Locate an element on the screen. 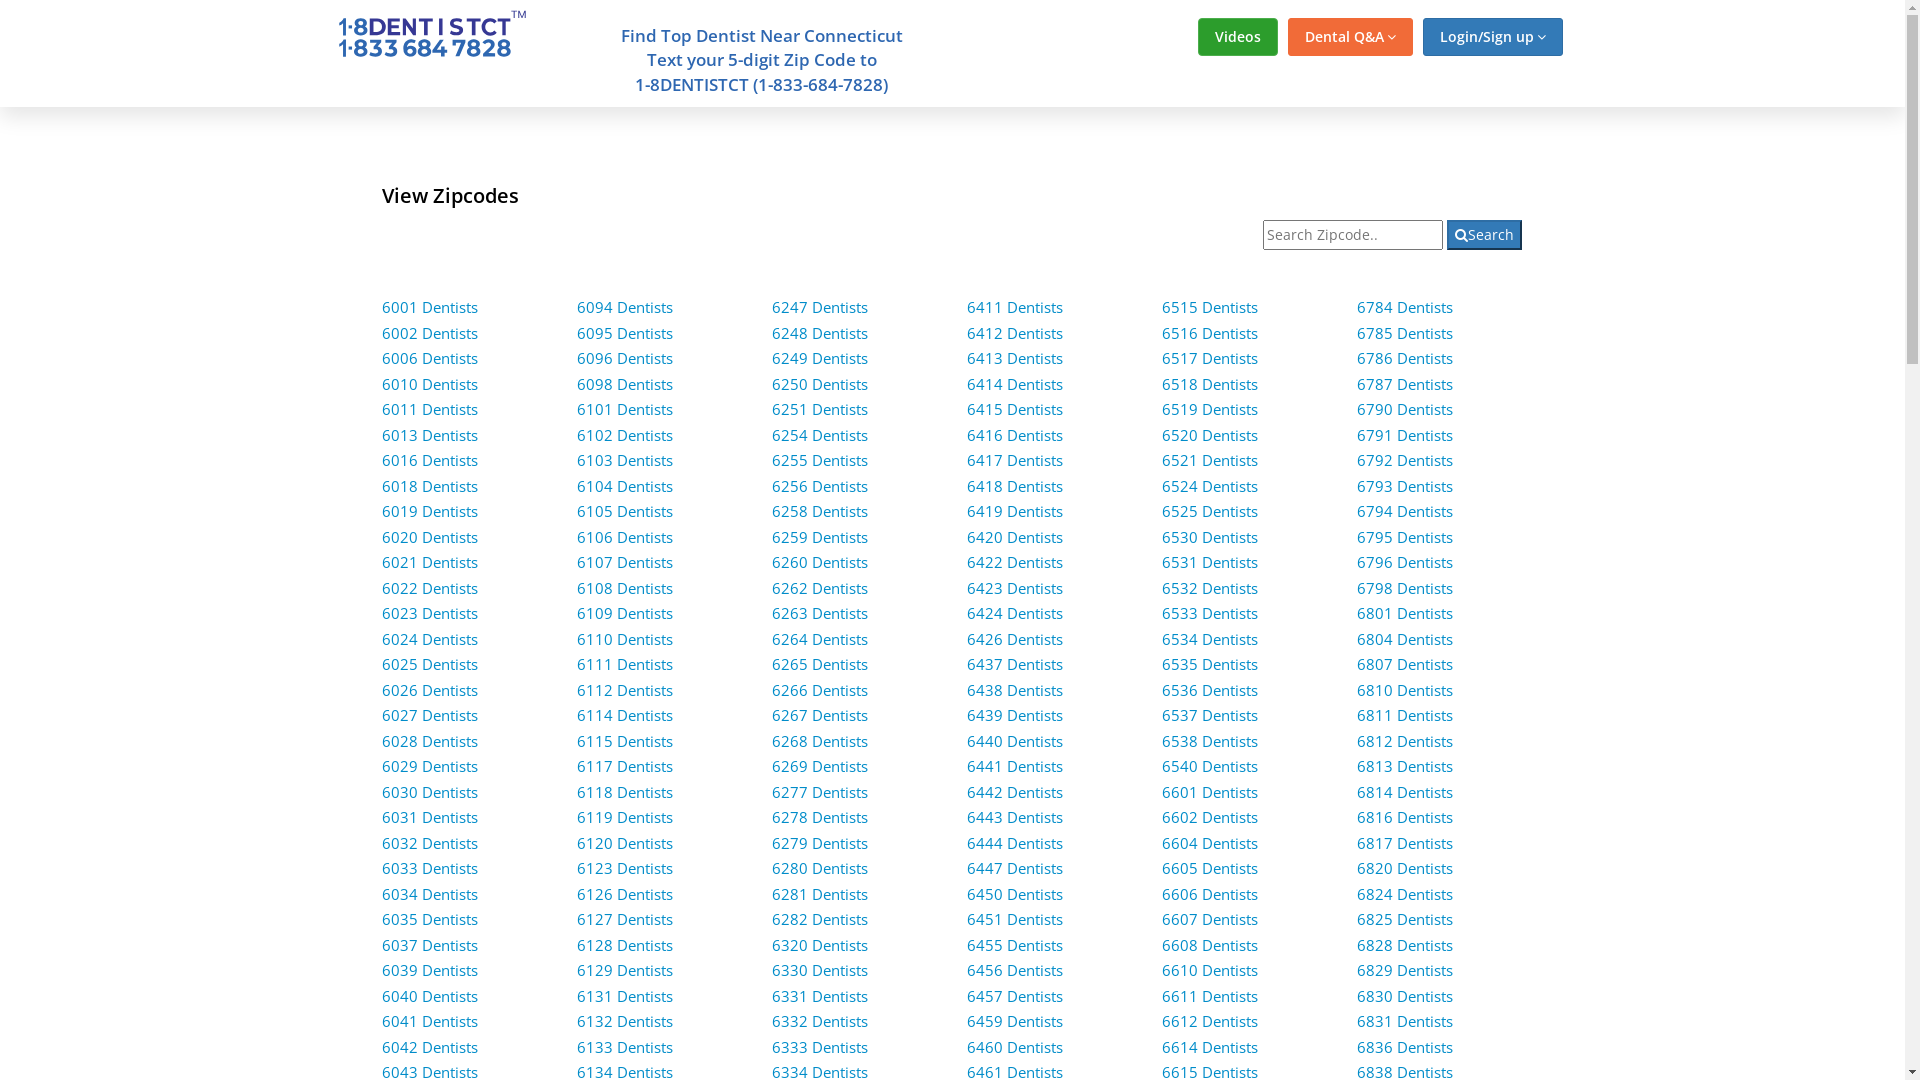 This screenshot has width=1920, height=1080. '6010 Dentists' is located at coordinates (429, 384).